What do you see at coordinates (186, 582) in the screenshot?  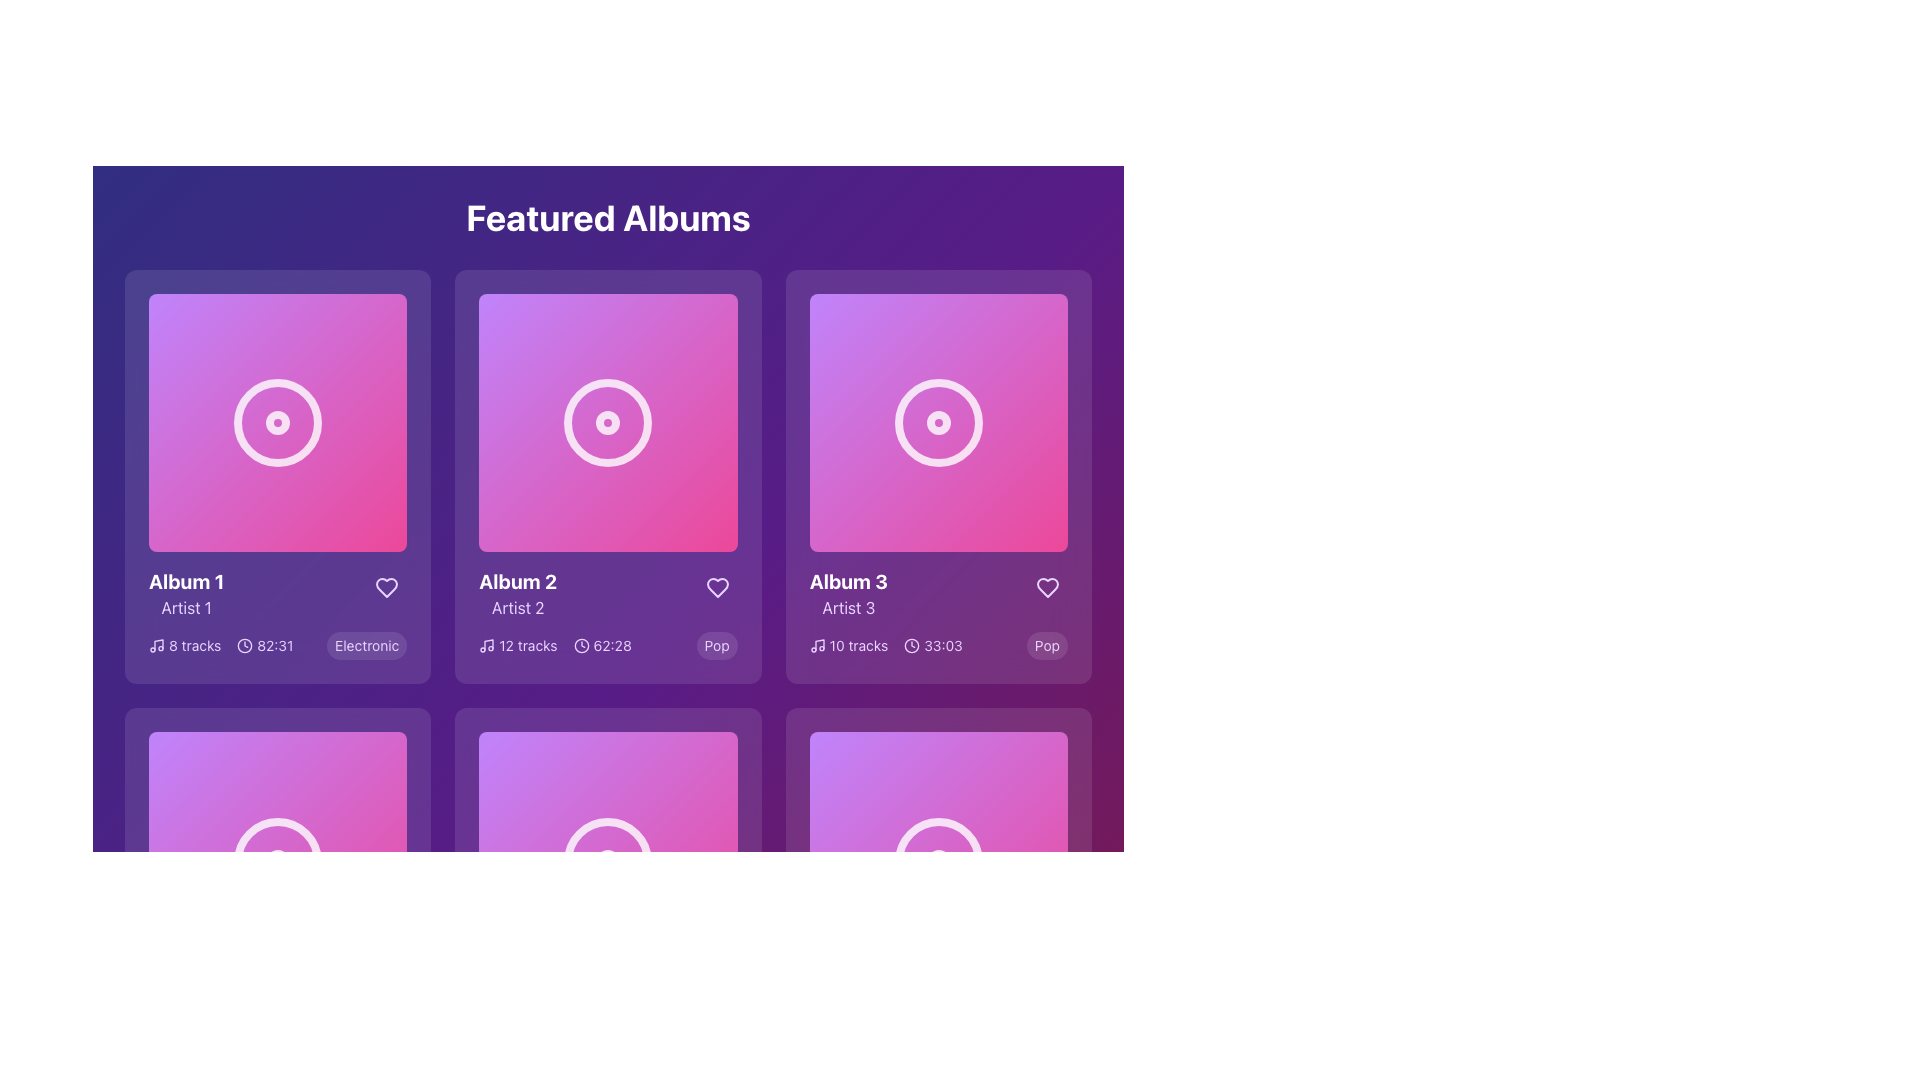 I see `the text label displaying 'Album 1' in bold, white font, located in the top left corner of the album grid` at bounding box center [186, 582].